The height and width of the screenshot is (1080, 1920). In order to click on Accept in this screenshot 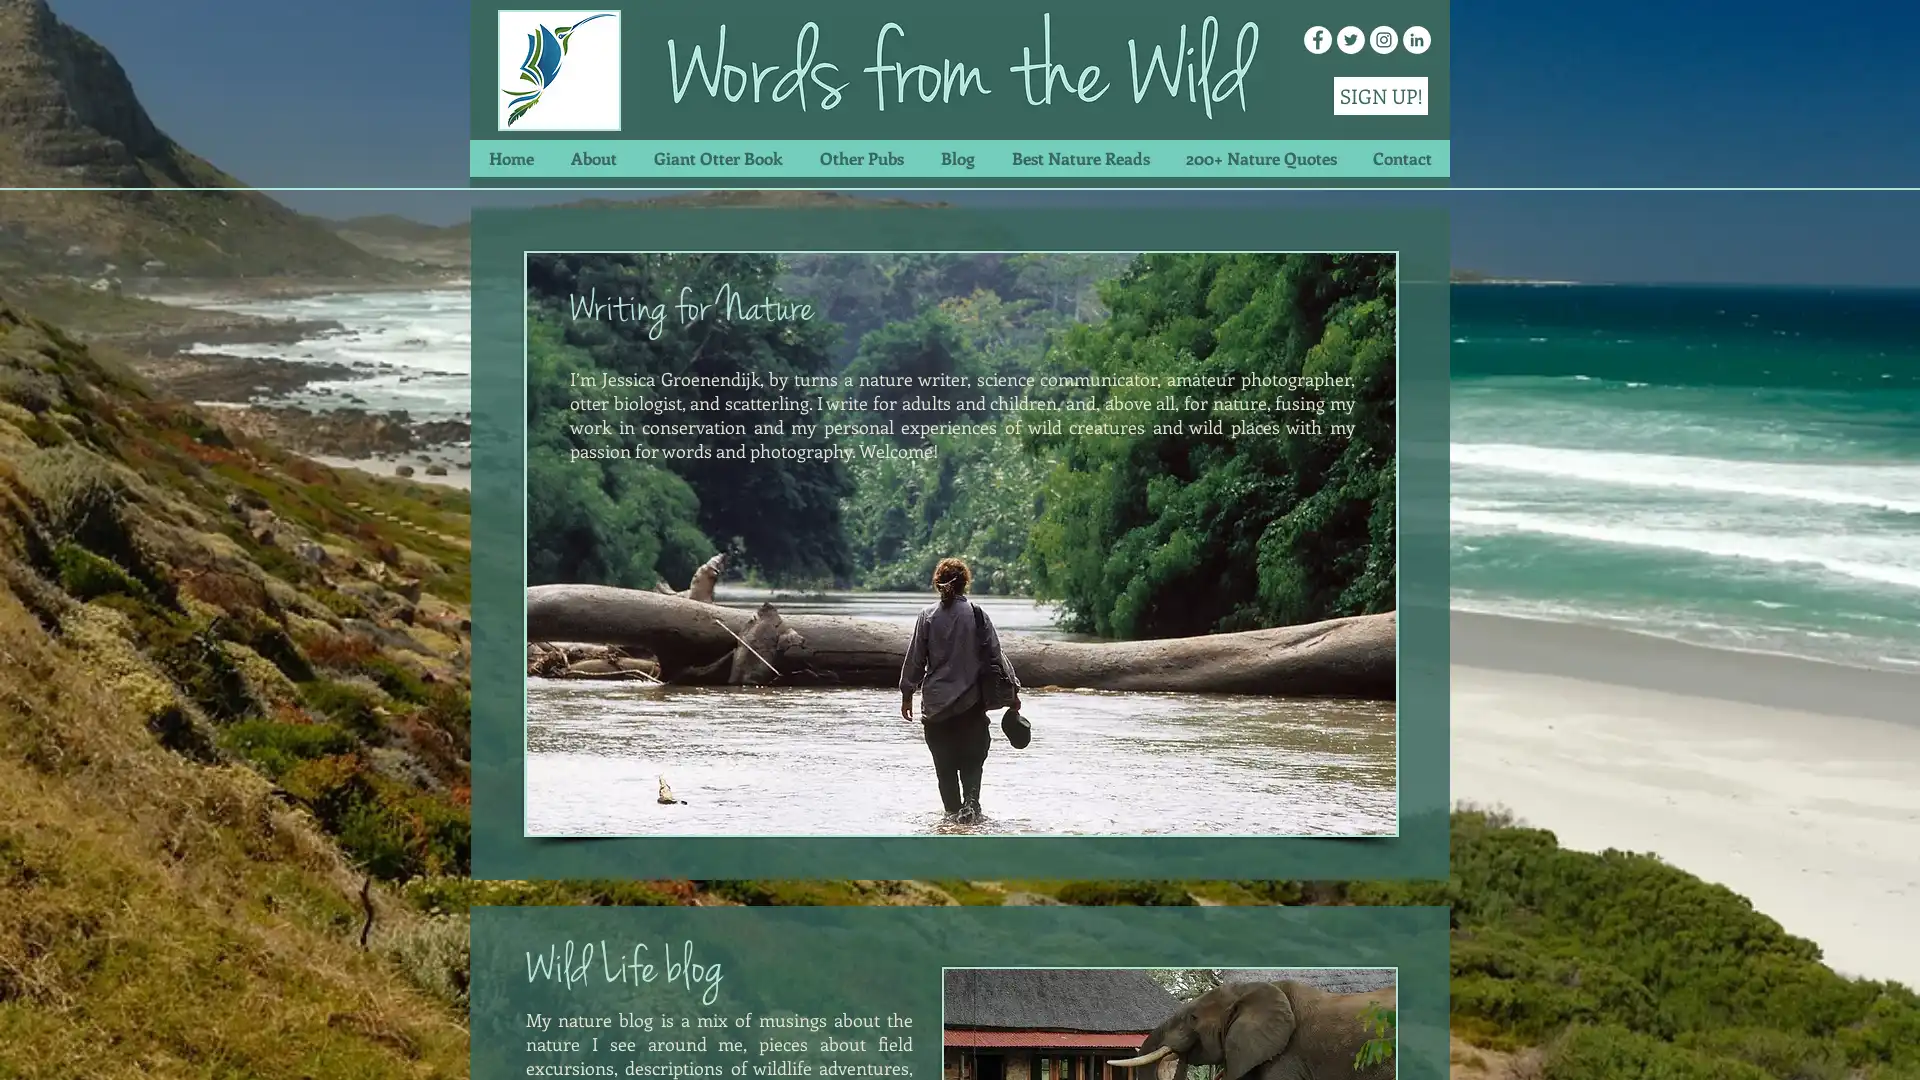, I will do `click(1830, 1044)`.